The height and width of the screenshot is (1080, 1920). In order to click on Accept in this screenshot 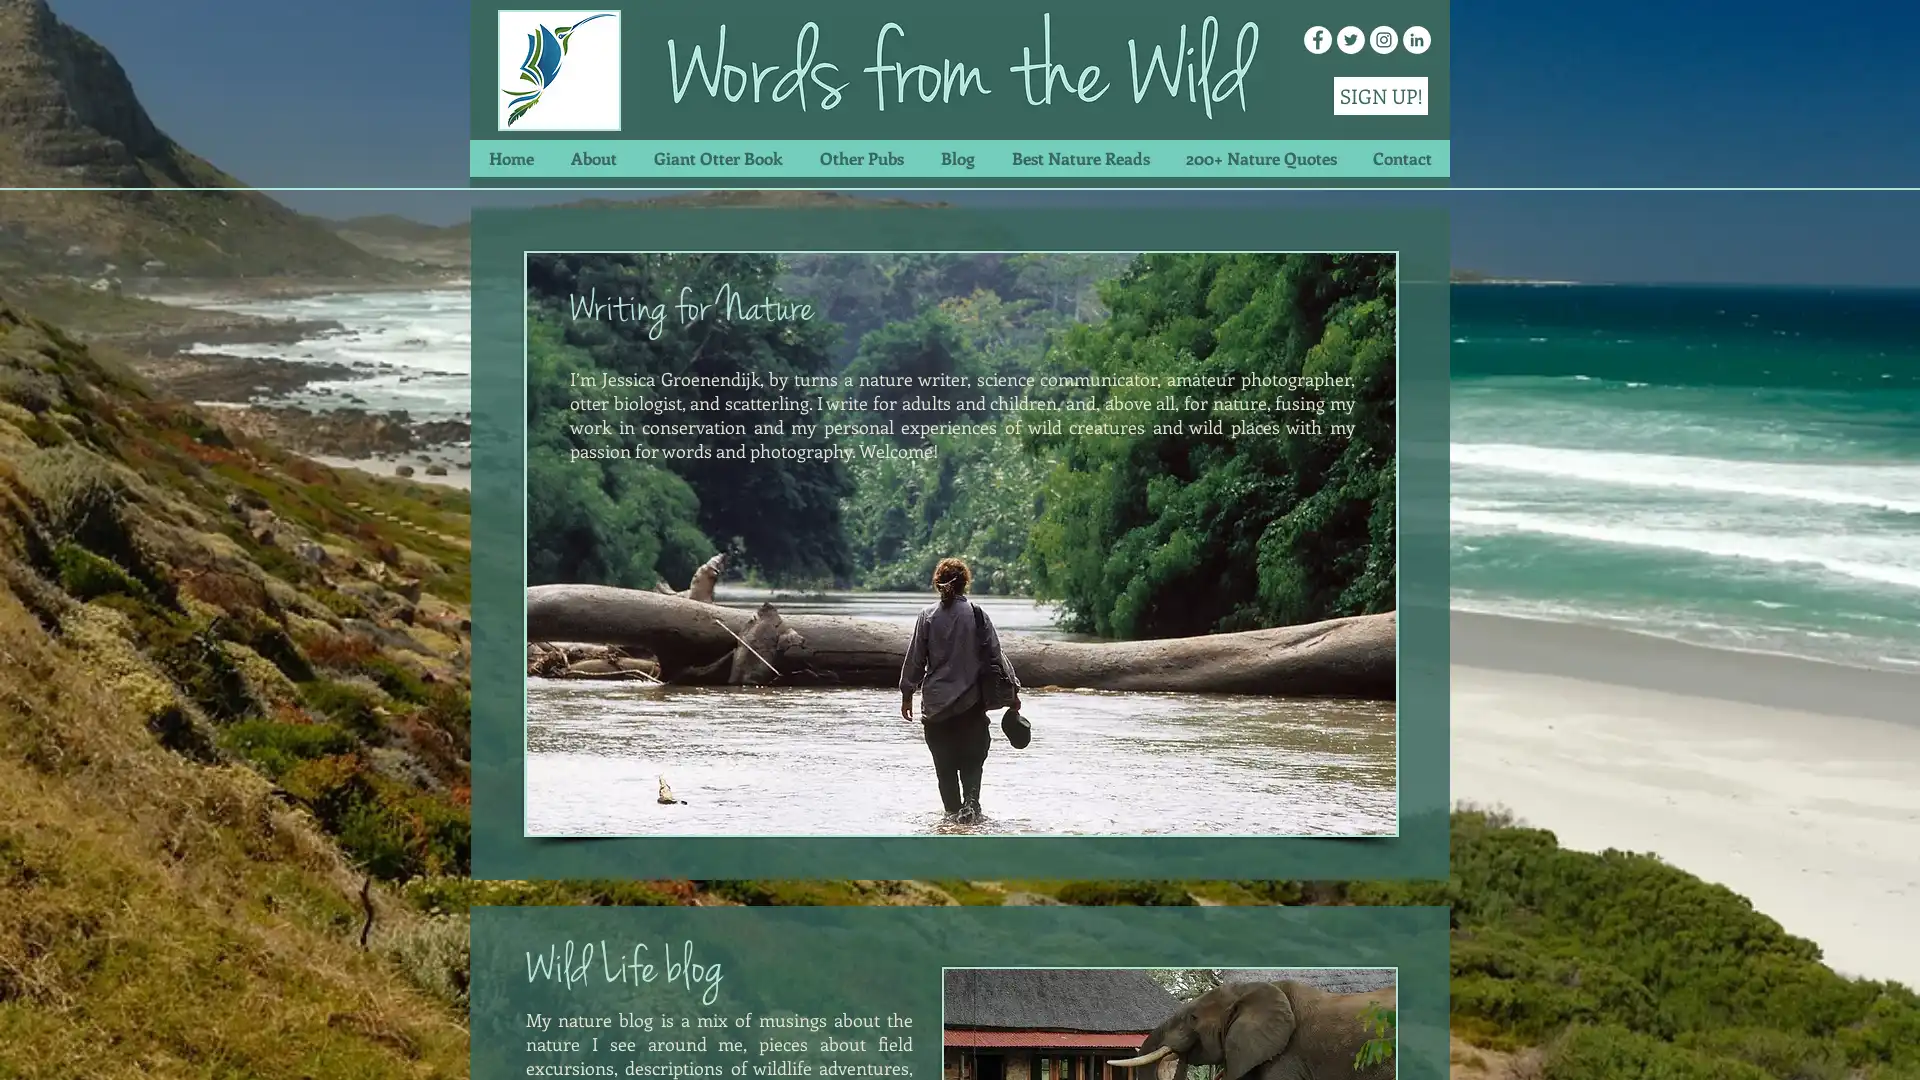, I will do `click(1830, 1044)`.